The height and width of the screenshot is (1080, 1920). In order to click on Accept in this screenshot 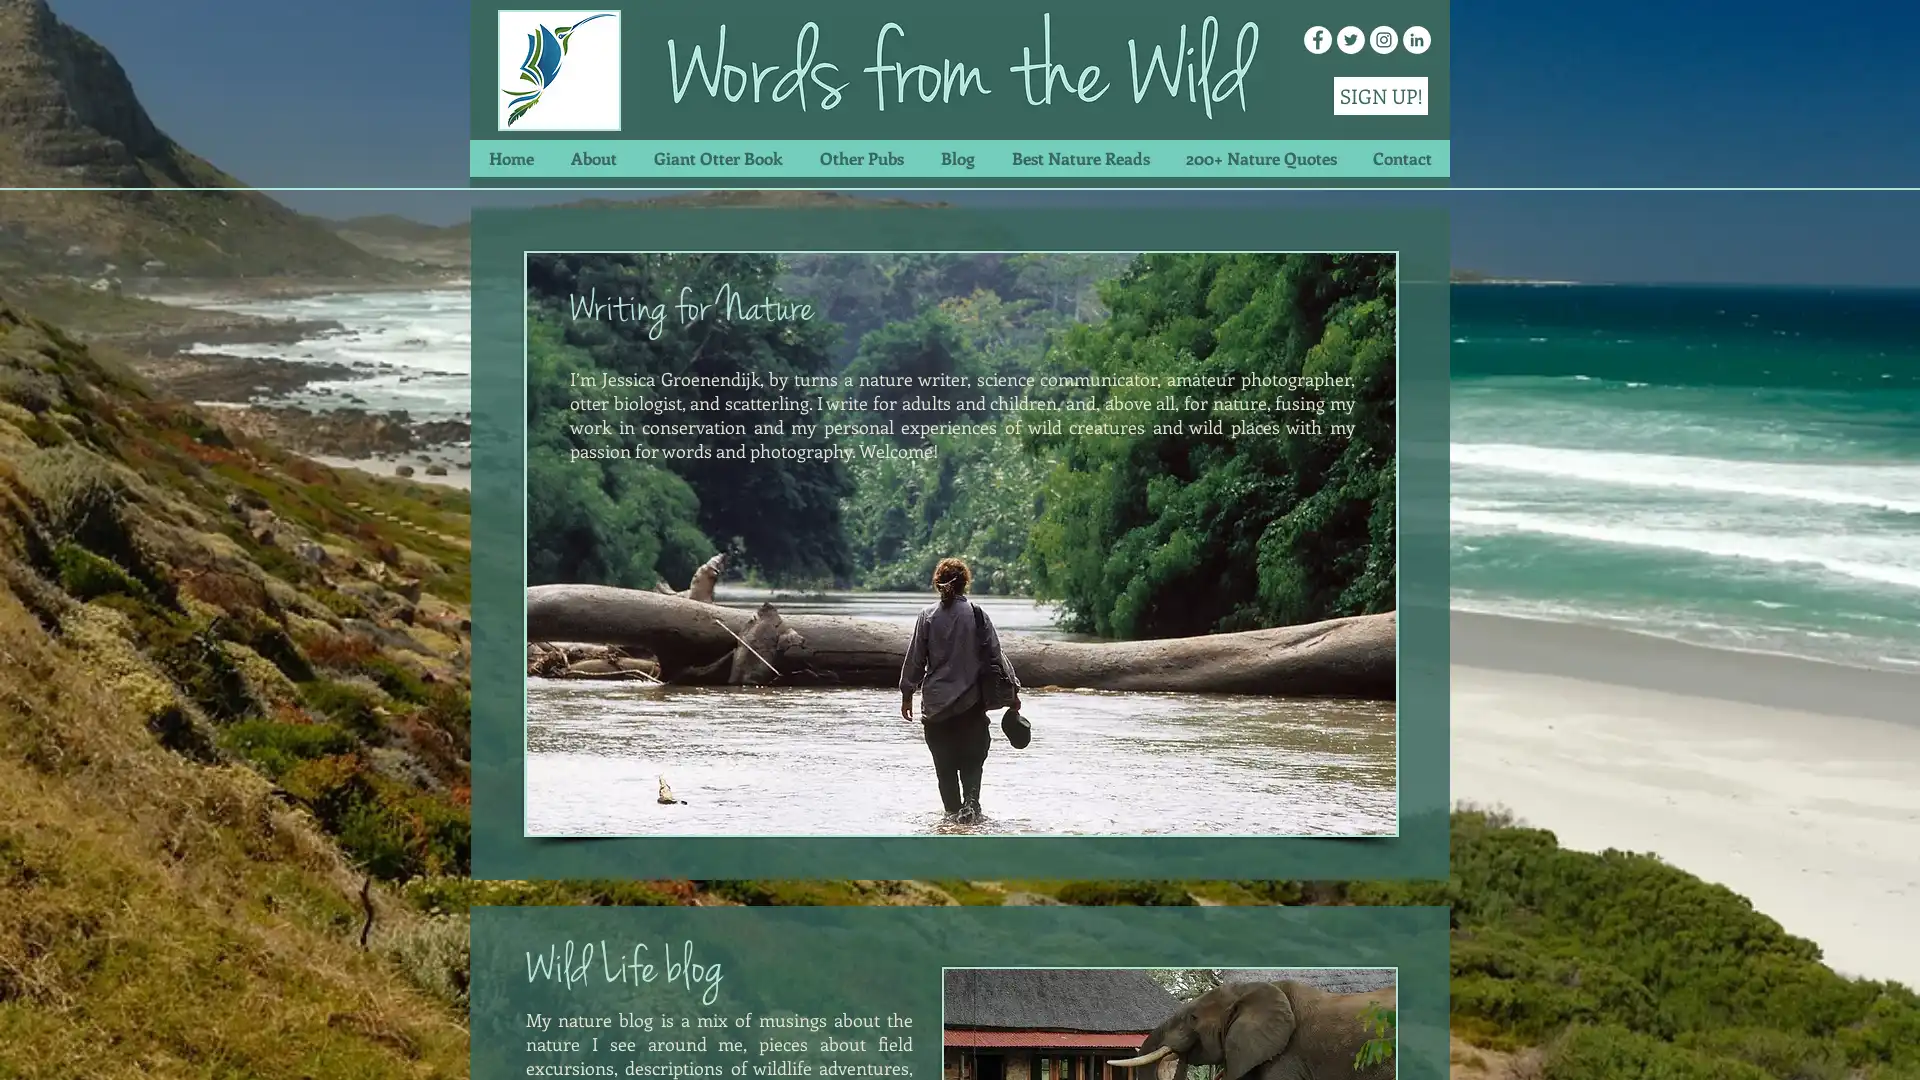, I will do `click(1830, 1044)`.